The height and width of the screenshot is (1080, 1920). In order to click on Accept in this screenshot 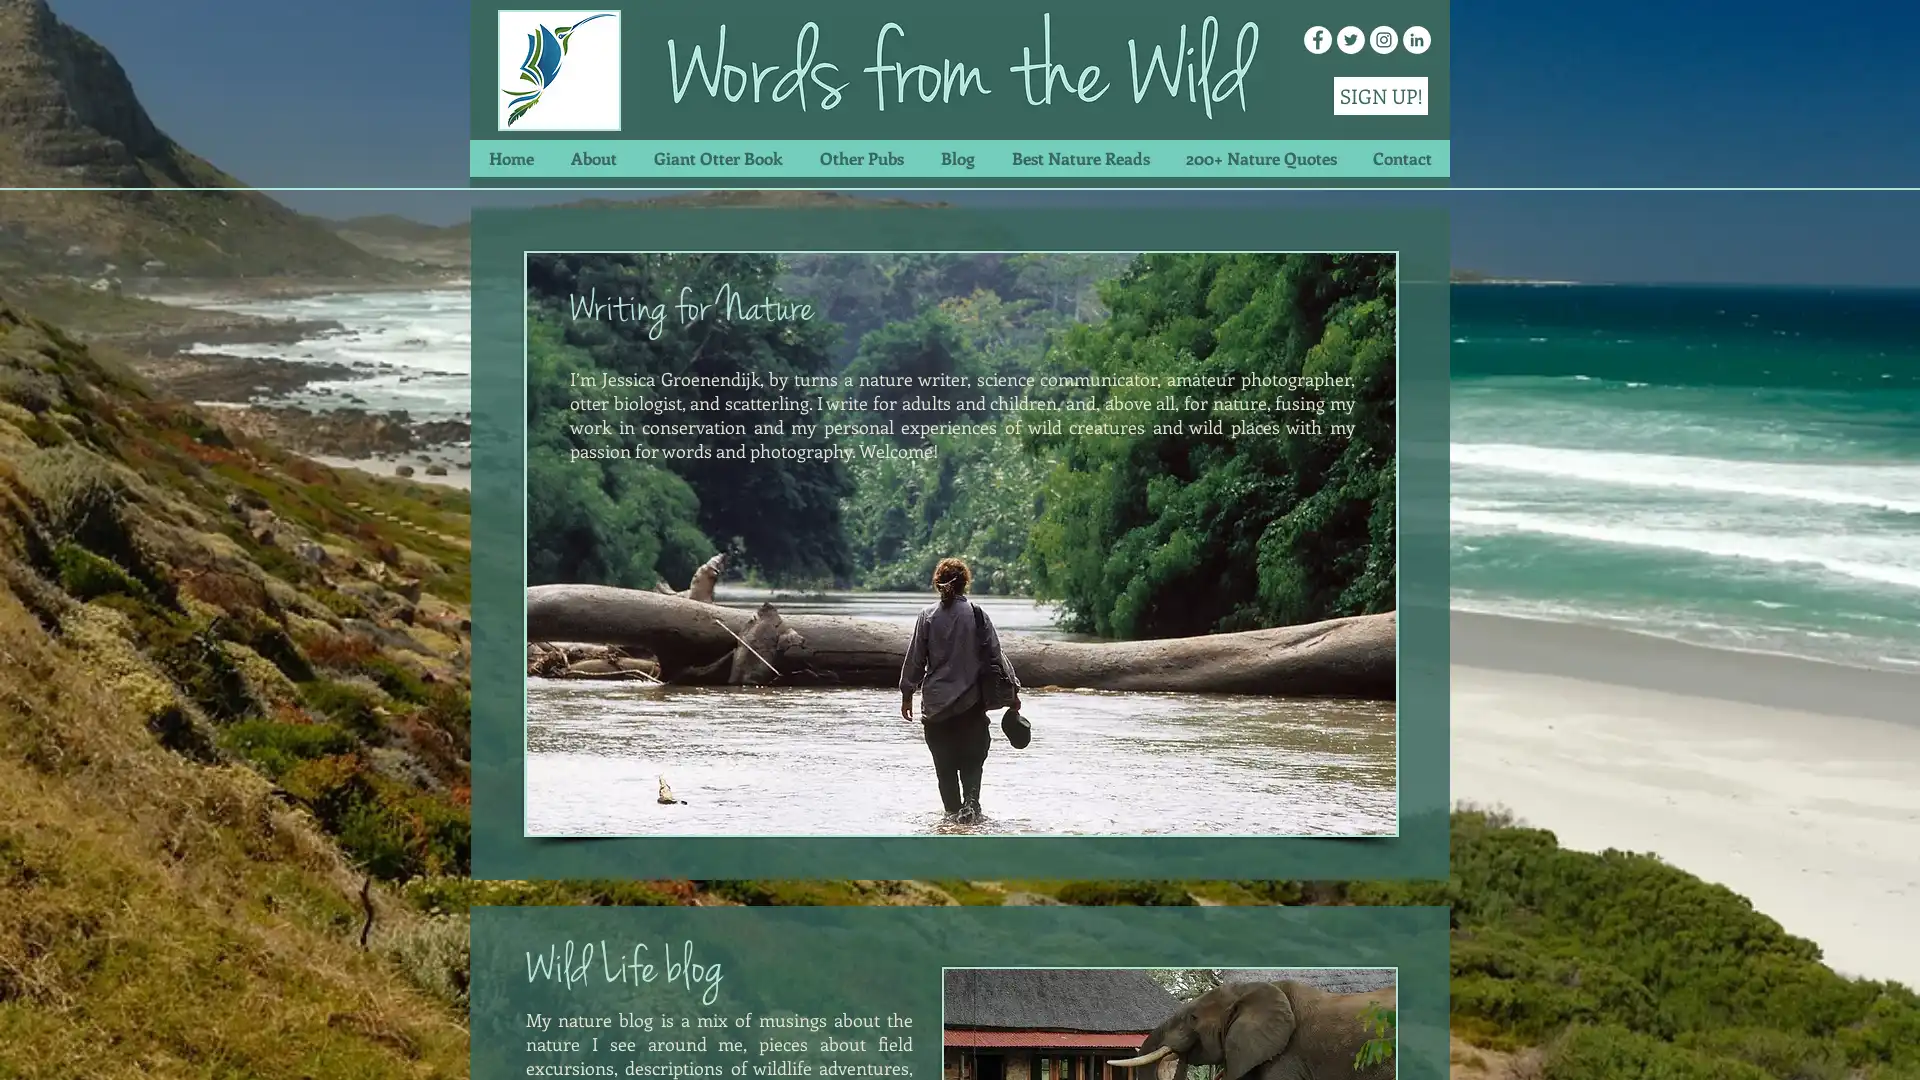, I will do `click(1830, 1044)`.